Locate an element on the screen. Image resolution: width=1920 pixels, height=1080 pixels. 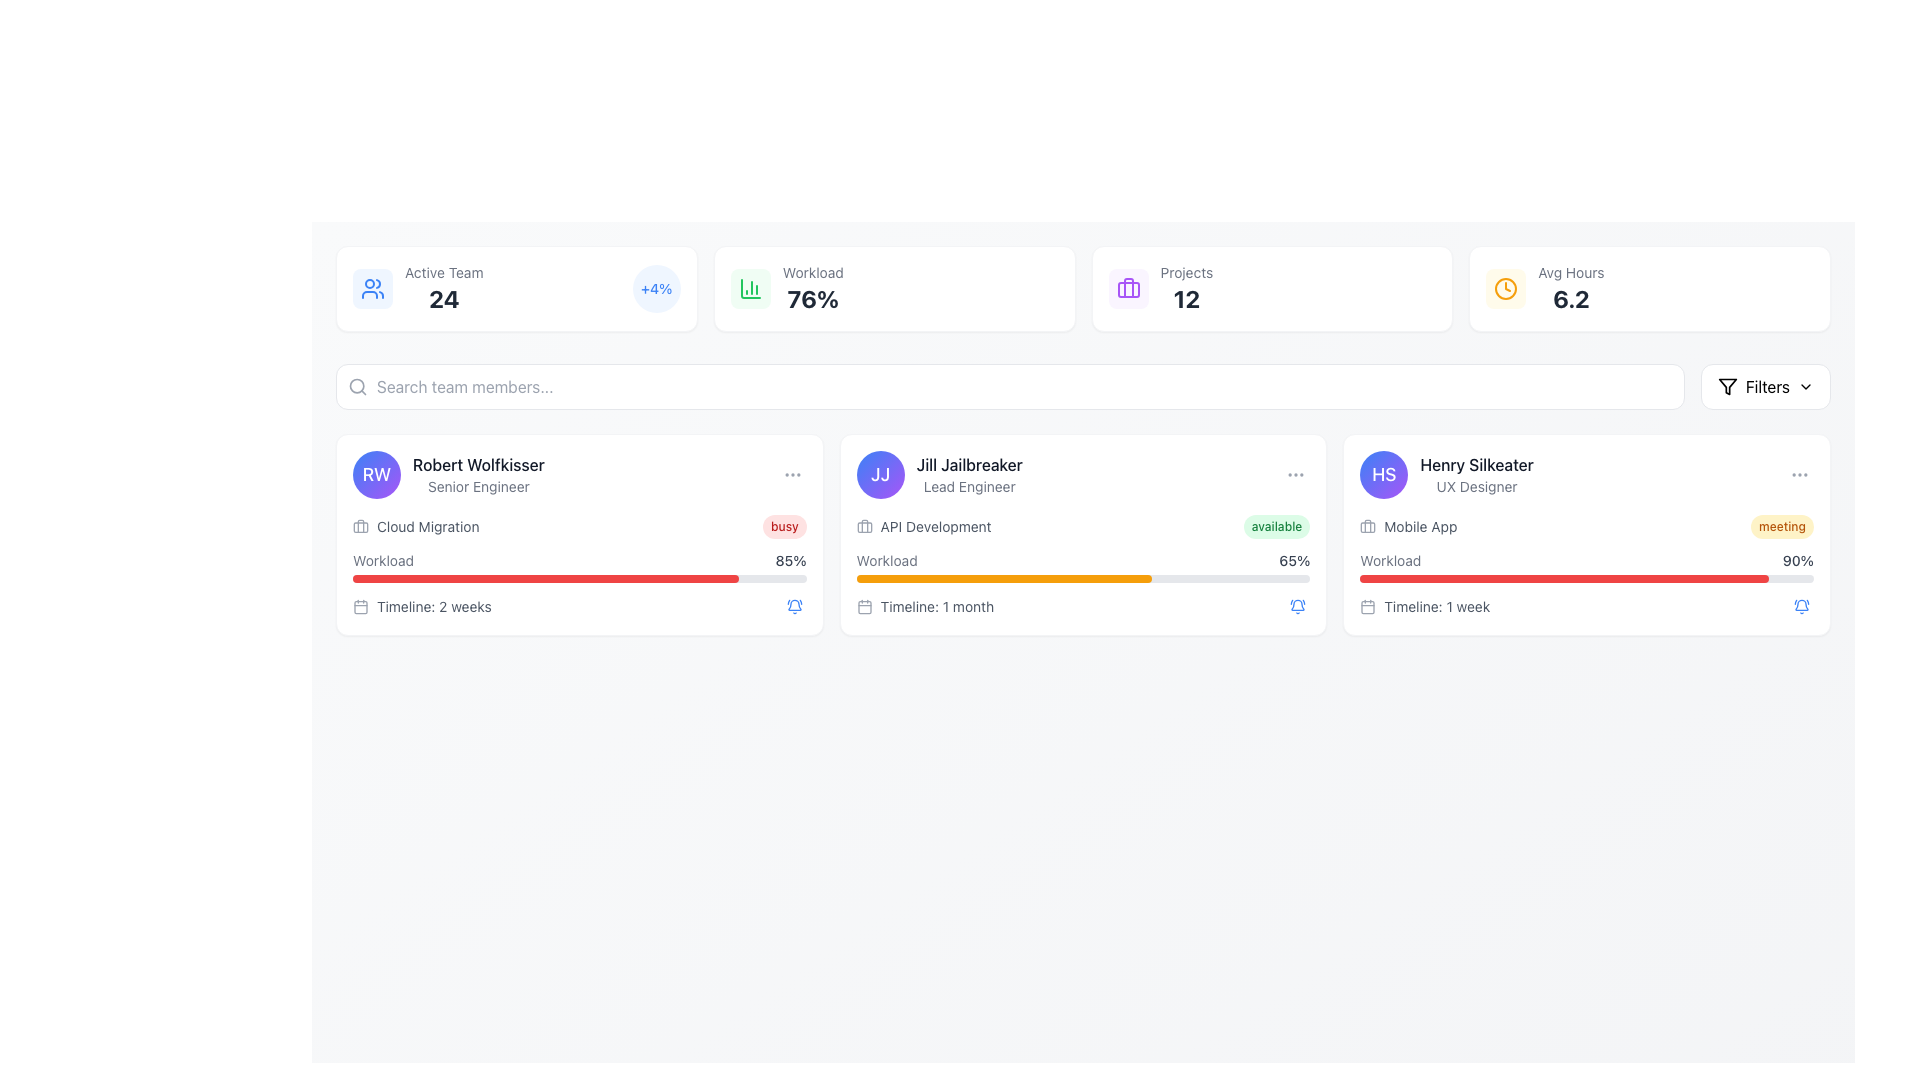
the name 'Jill Jailbreaker' in the Profile identifier section is located at coordinates (938, 474).